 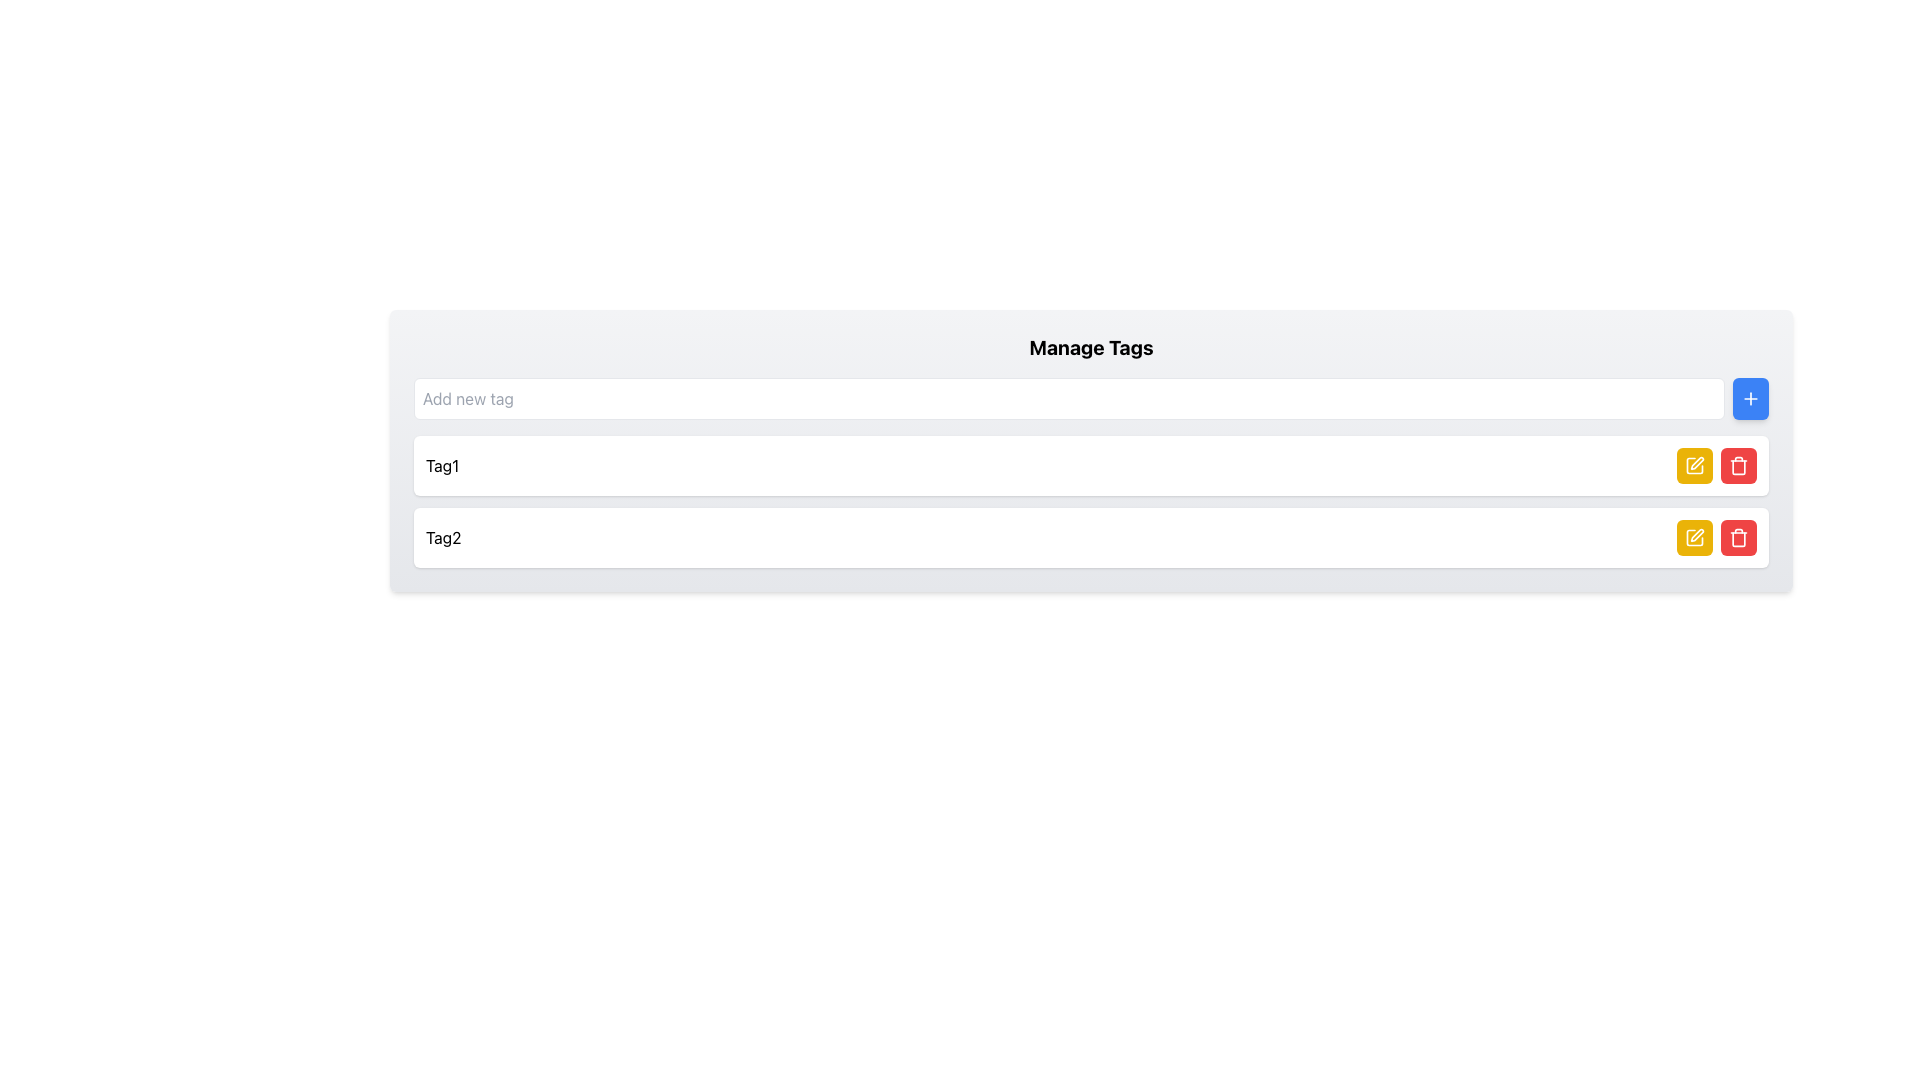 What do you see at coordinates (1737, 536) in the screenshot?
I see `the delete button at the right end of the second row in the tag list` at bounding box center [1737, 536].